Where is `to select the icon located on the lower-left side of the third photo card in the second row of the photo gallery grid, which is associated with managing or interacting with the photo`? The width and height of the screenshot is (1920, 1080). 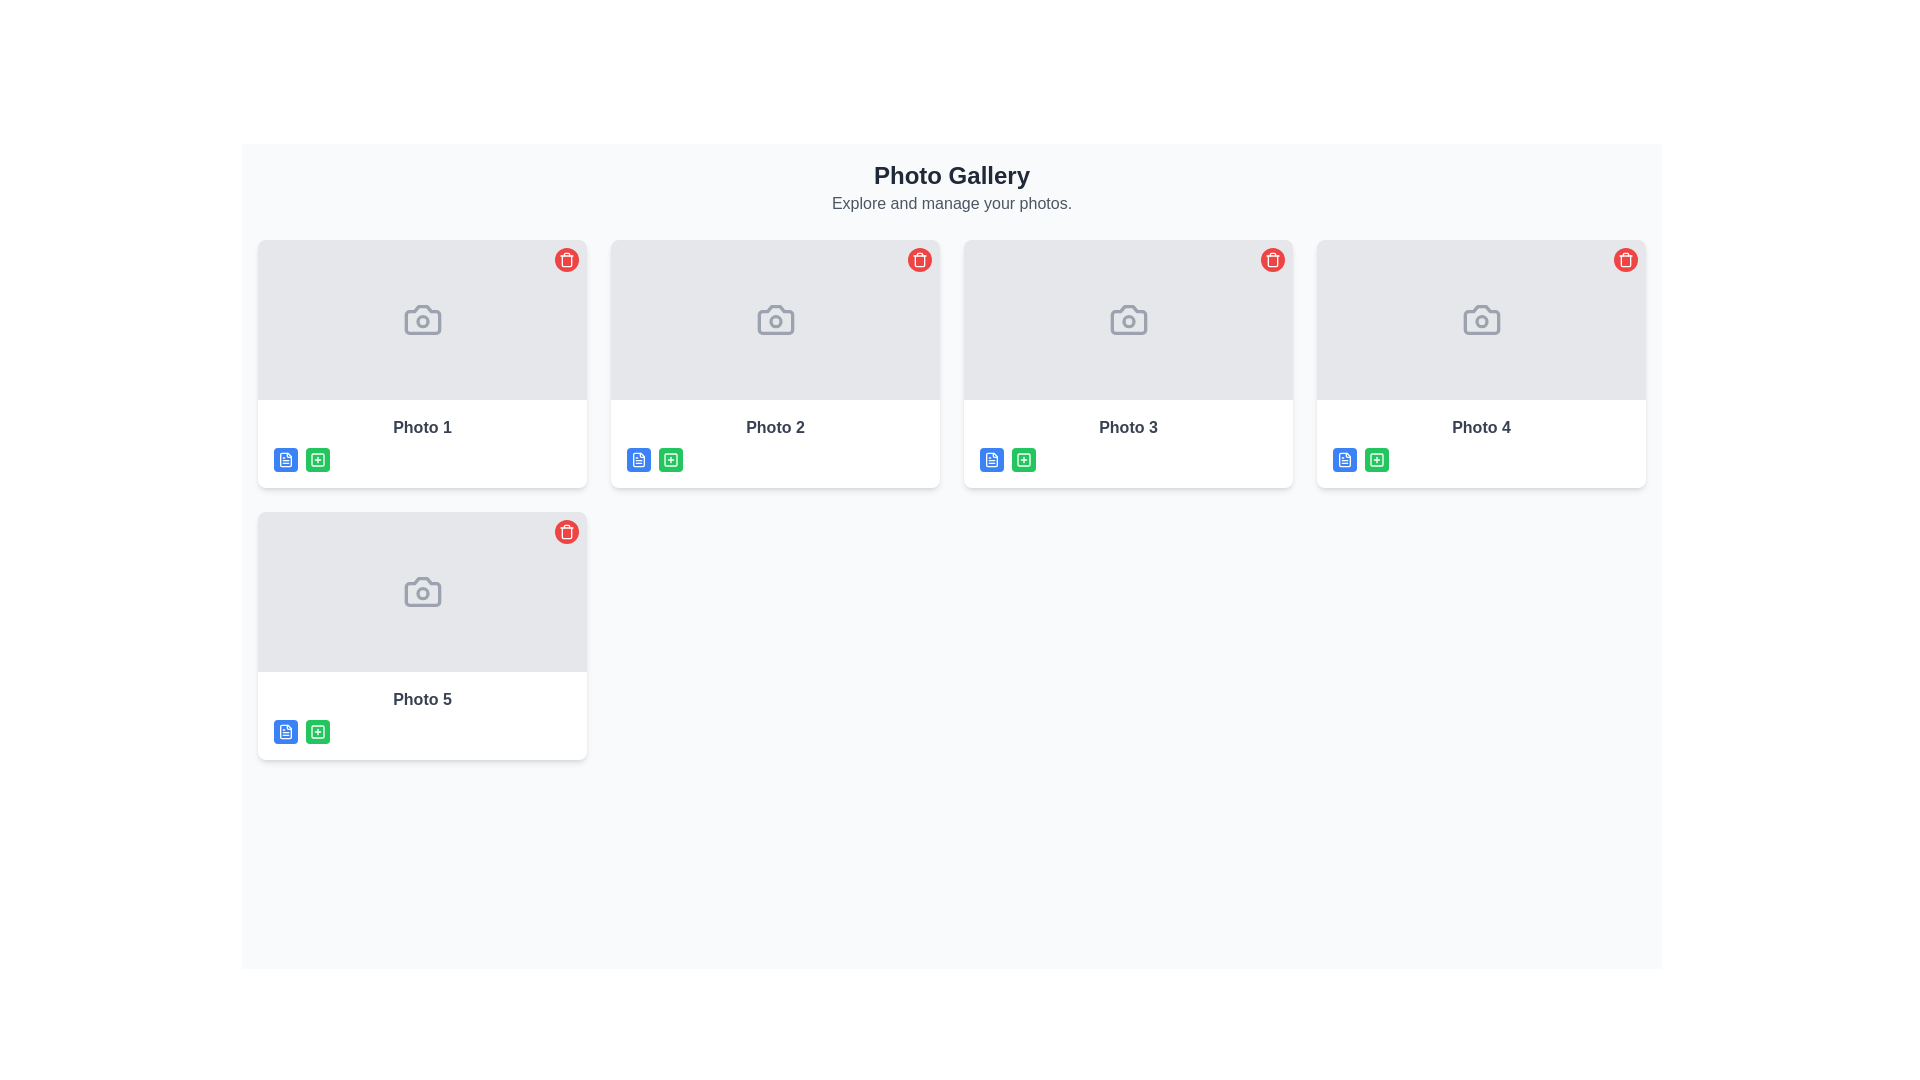
to select the icon located on the lower-left side of the third photo card in the second row of the photo gallery grid, which is associated with managing or interacting with the photo is located at coordinates (992, 459).